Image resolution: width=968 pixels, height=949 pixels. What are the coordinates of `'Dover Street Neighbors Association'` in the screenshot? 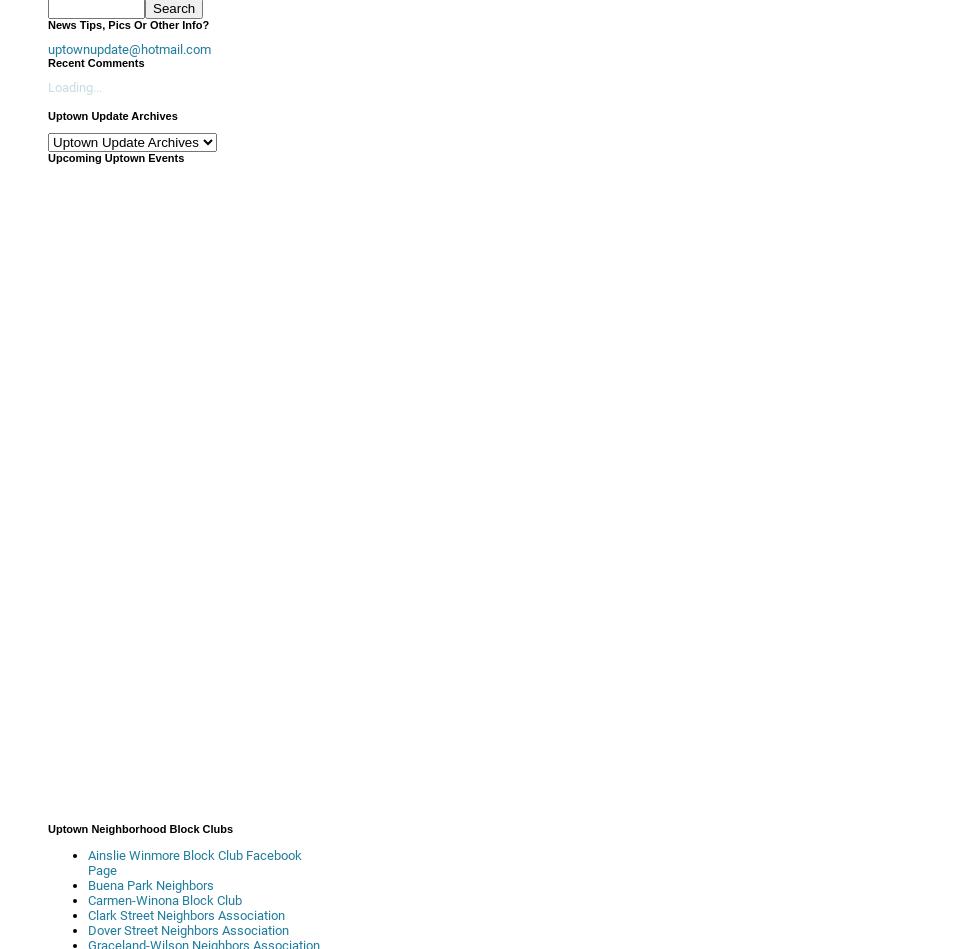 It's located at (188, 929).